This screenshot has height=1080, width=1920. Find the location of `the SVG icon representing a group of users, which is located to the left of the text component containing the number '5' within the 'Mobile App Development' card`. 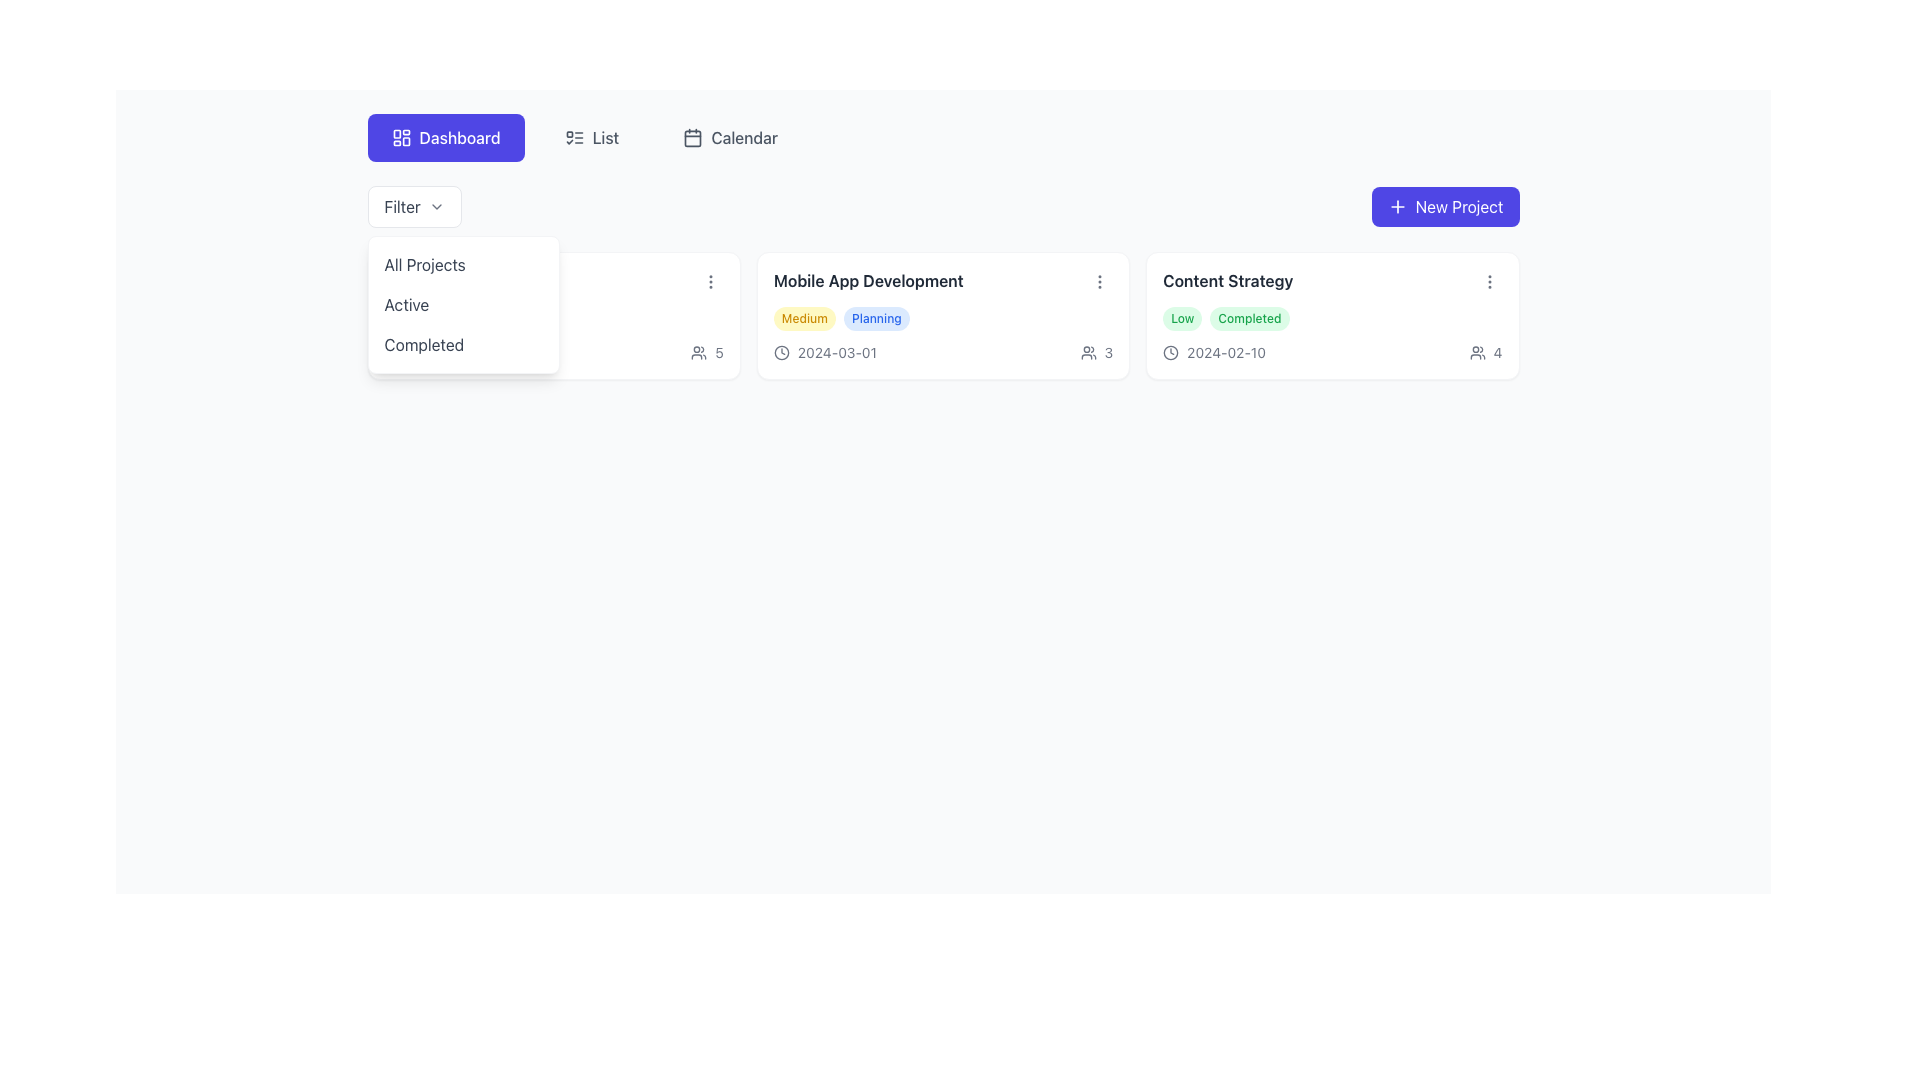

the SVG icon representing a group of users, which is located to the left of the text component containing the number '5' within the 'Mobile App Development' card is located at coordinates (699, 352).